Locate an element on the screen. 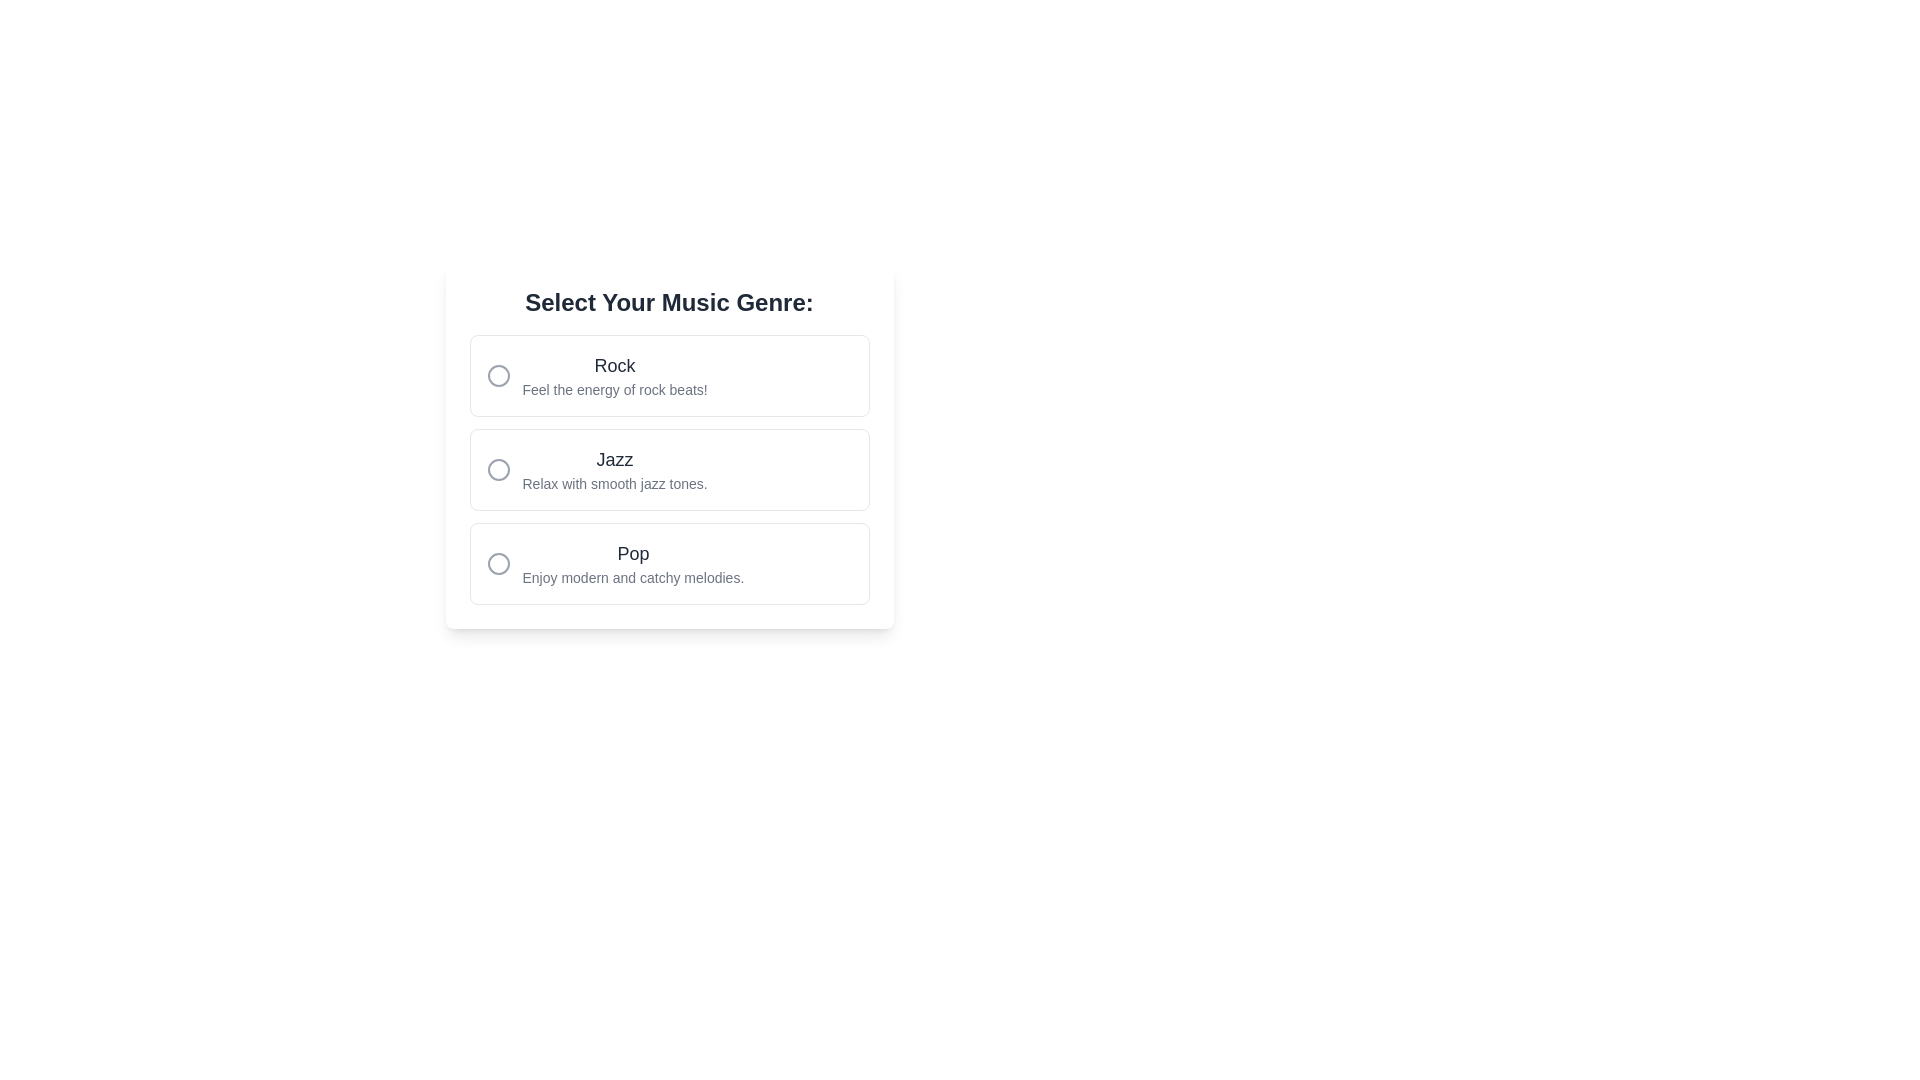  the radio button to the left of the text 'Jazz' in the 'JazzRelax with smooth jazz tones.' option is located at coordinates (498, 470).